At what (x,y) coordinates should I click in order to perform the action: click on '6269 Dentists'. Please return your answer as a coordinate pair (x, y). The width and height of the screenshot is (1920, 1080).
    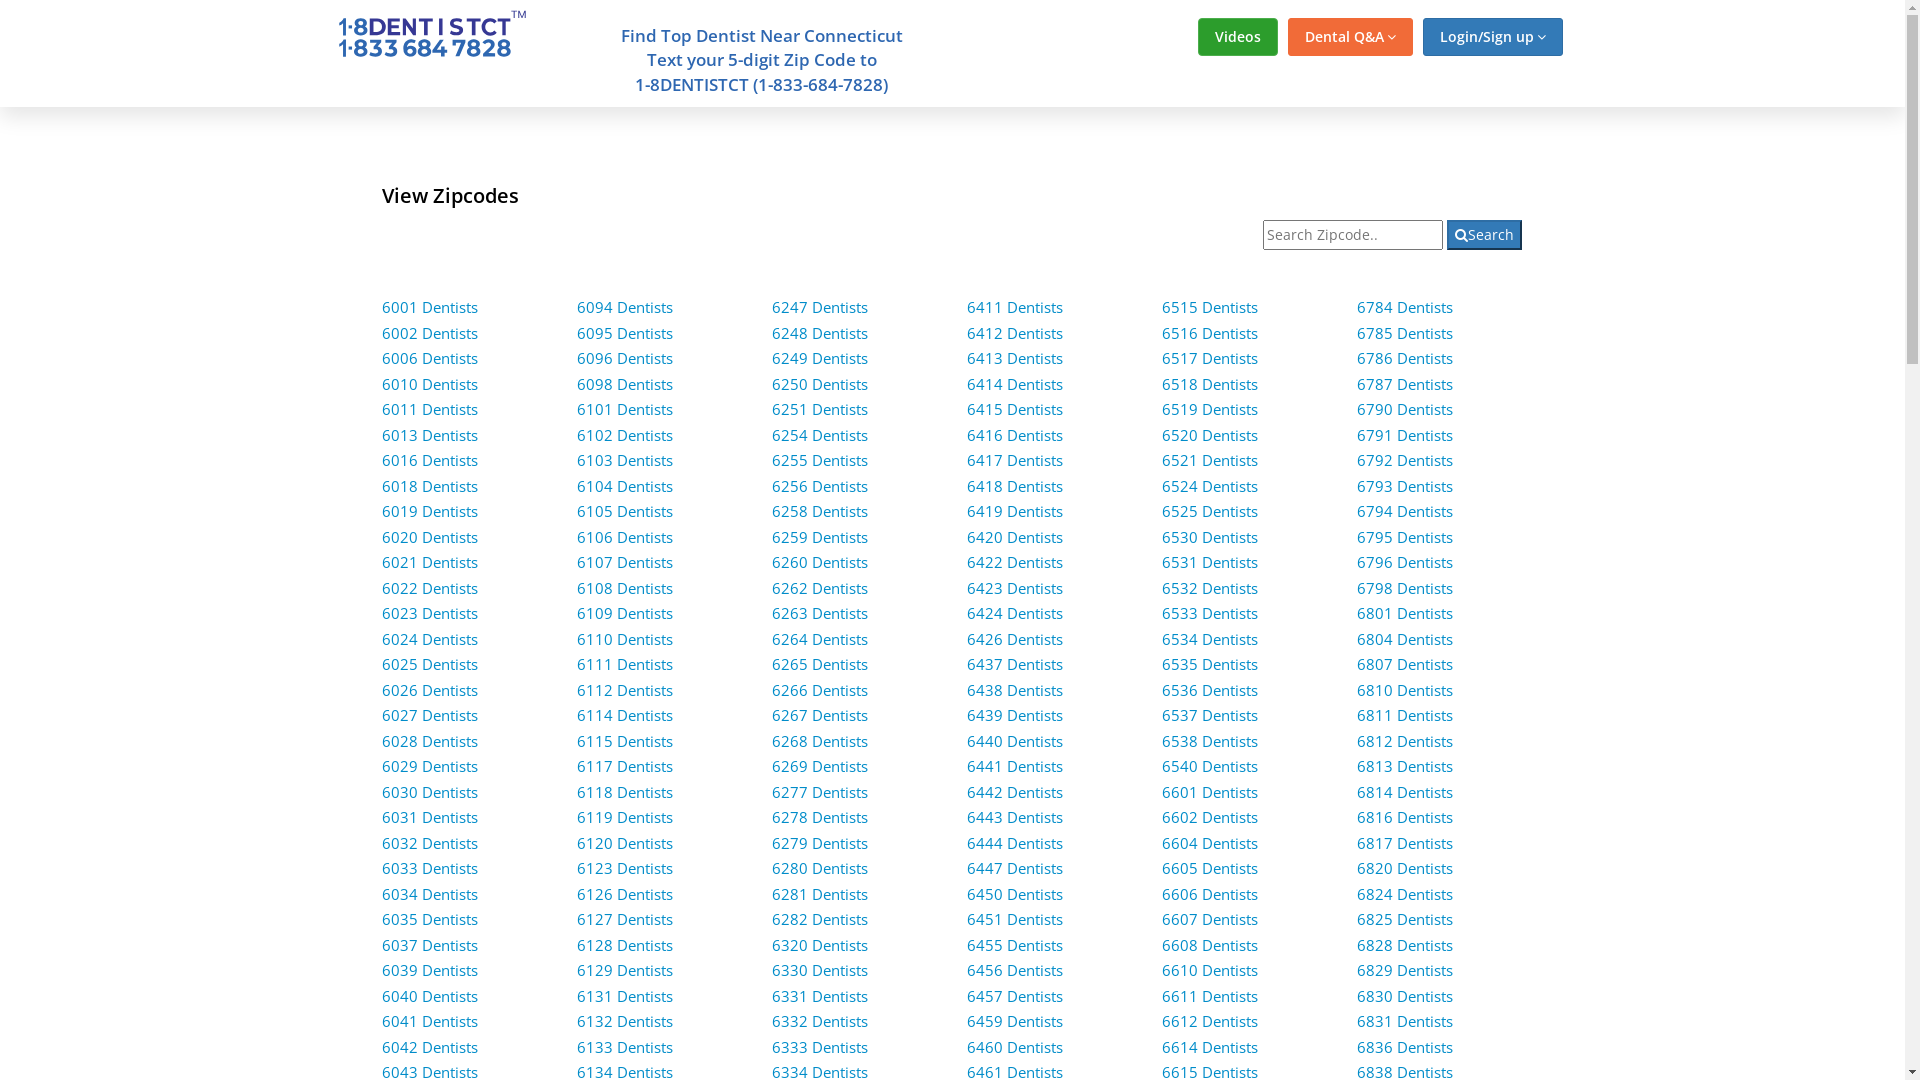
    Looking at the image, I should click on (820, 765).